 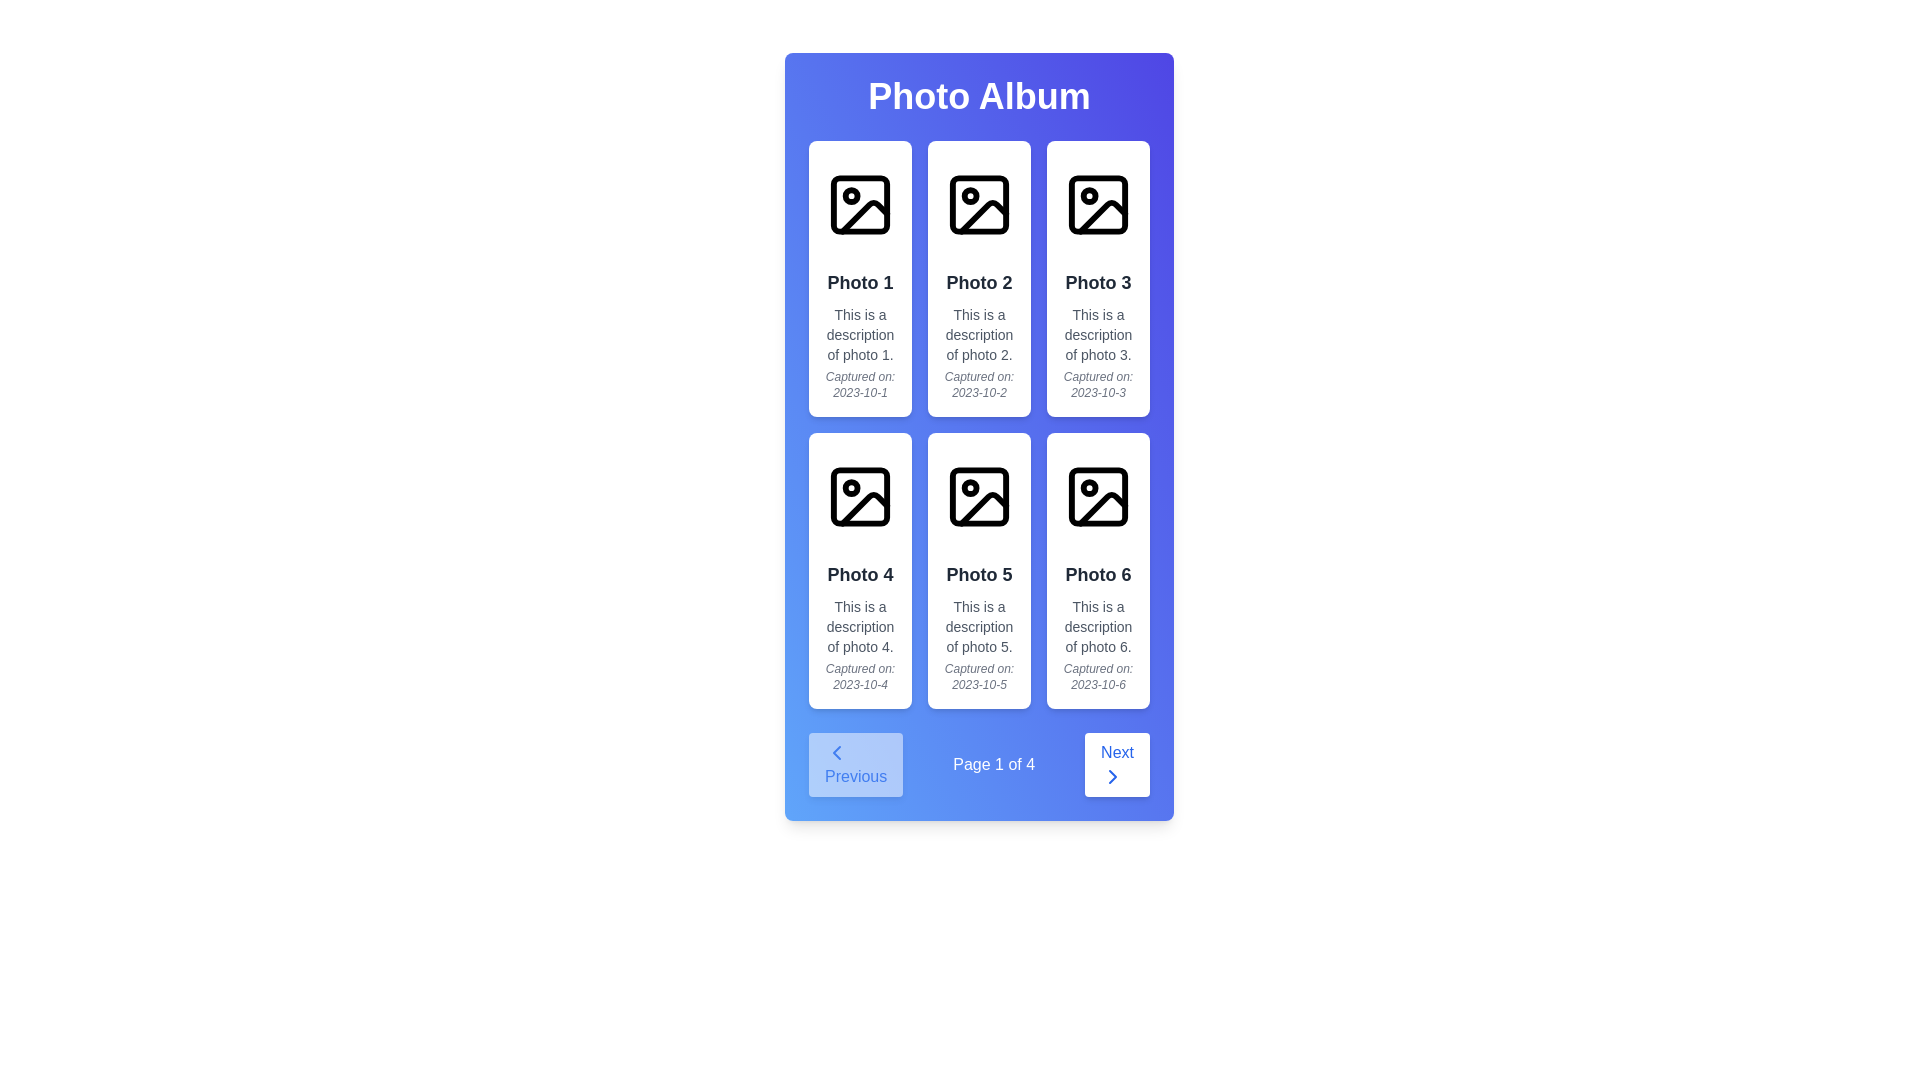 What do you see at coordinates (1097, 204) in the screenshot?
I see `the image placeholder icon located at the top of the card for 'Photo 3', which is centered horizontally above the title and description text` at bounding box center [1097, 204].